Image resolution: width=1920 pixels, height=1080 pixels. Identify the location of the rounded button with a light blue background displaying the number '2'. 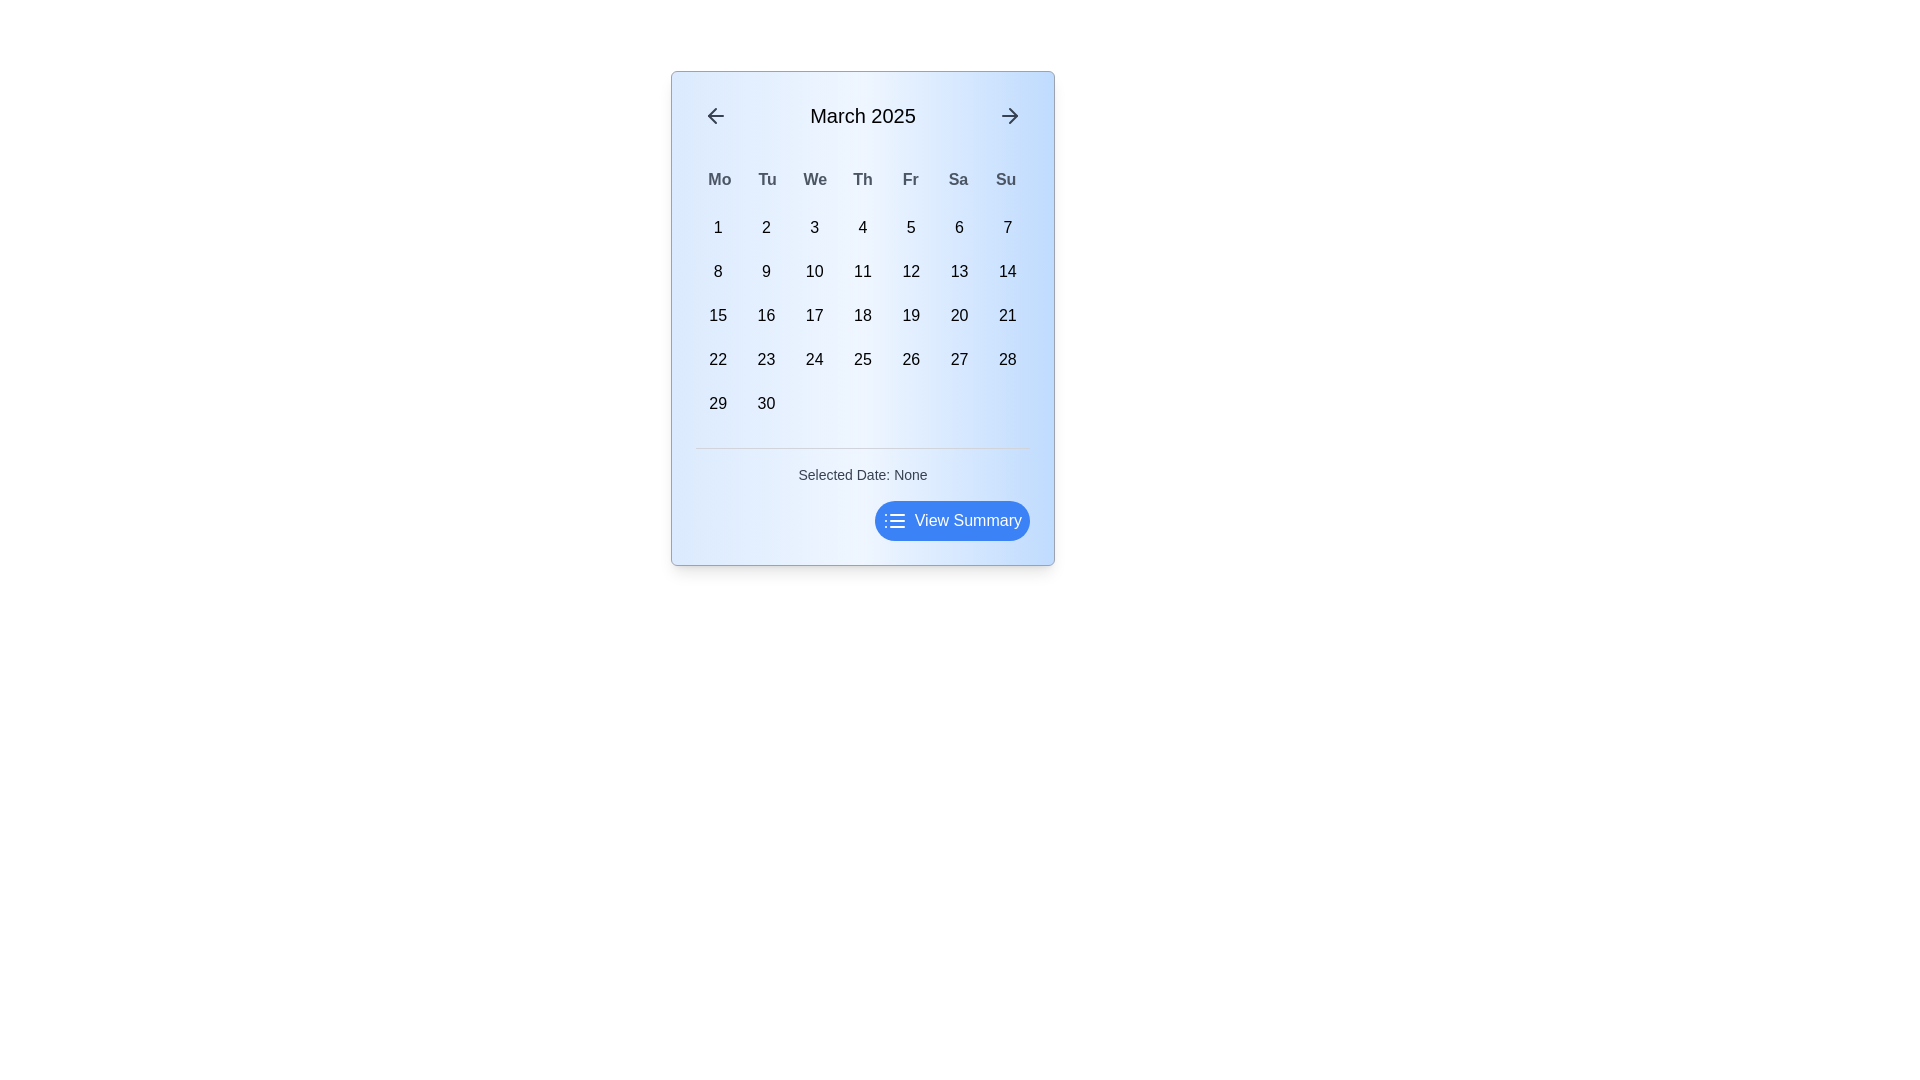
(765, 226).